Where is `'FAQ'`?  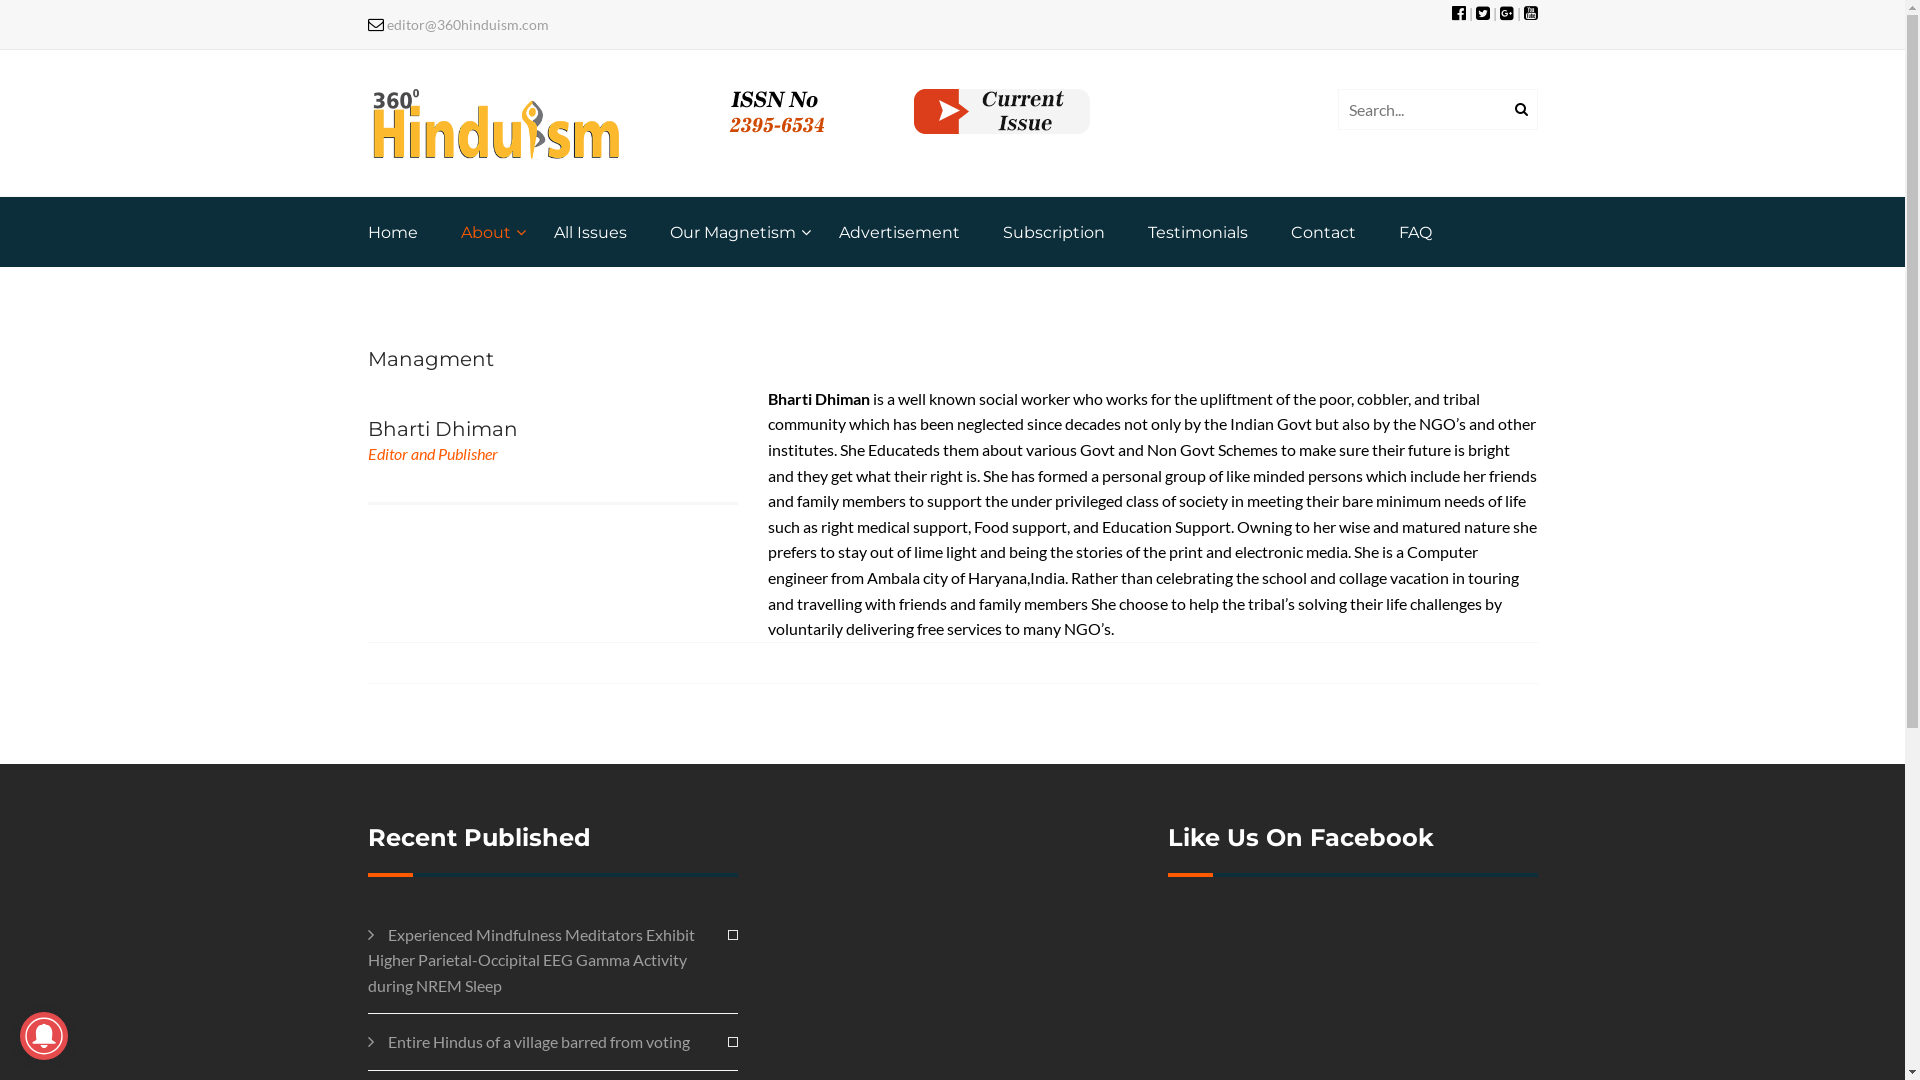 'FAQ' is located at coordinates (1413, 231).